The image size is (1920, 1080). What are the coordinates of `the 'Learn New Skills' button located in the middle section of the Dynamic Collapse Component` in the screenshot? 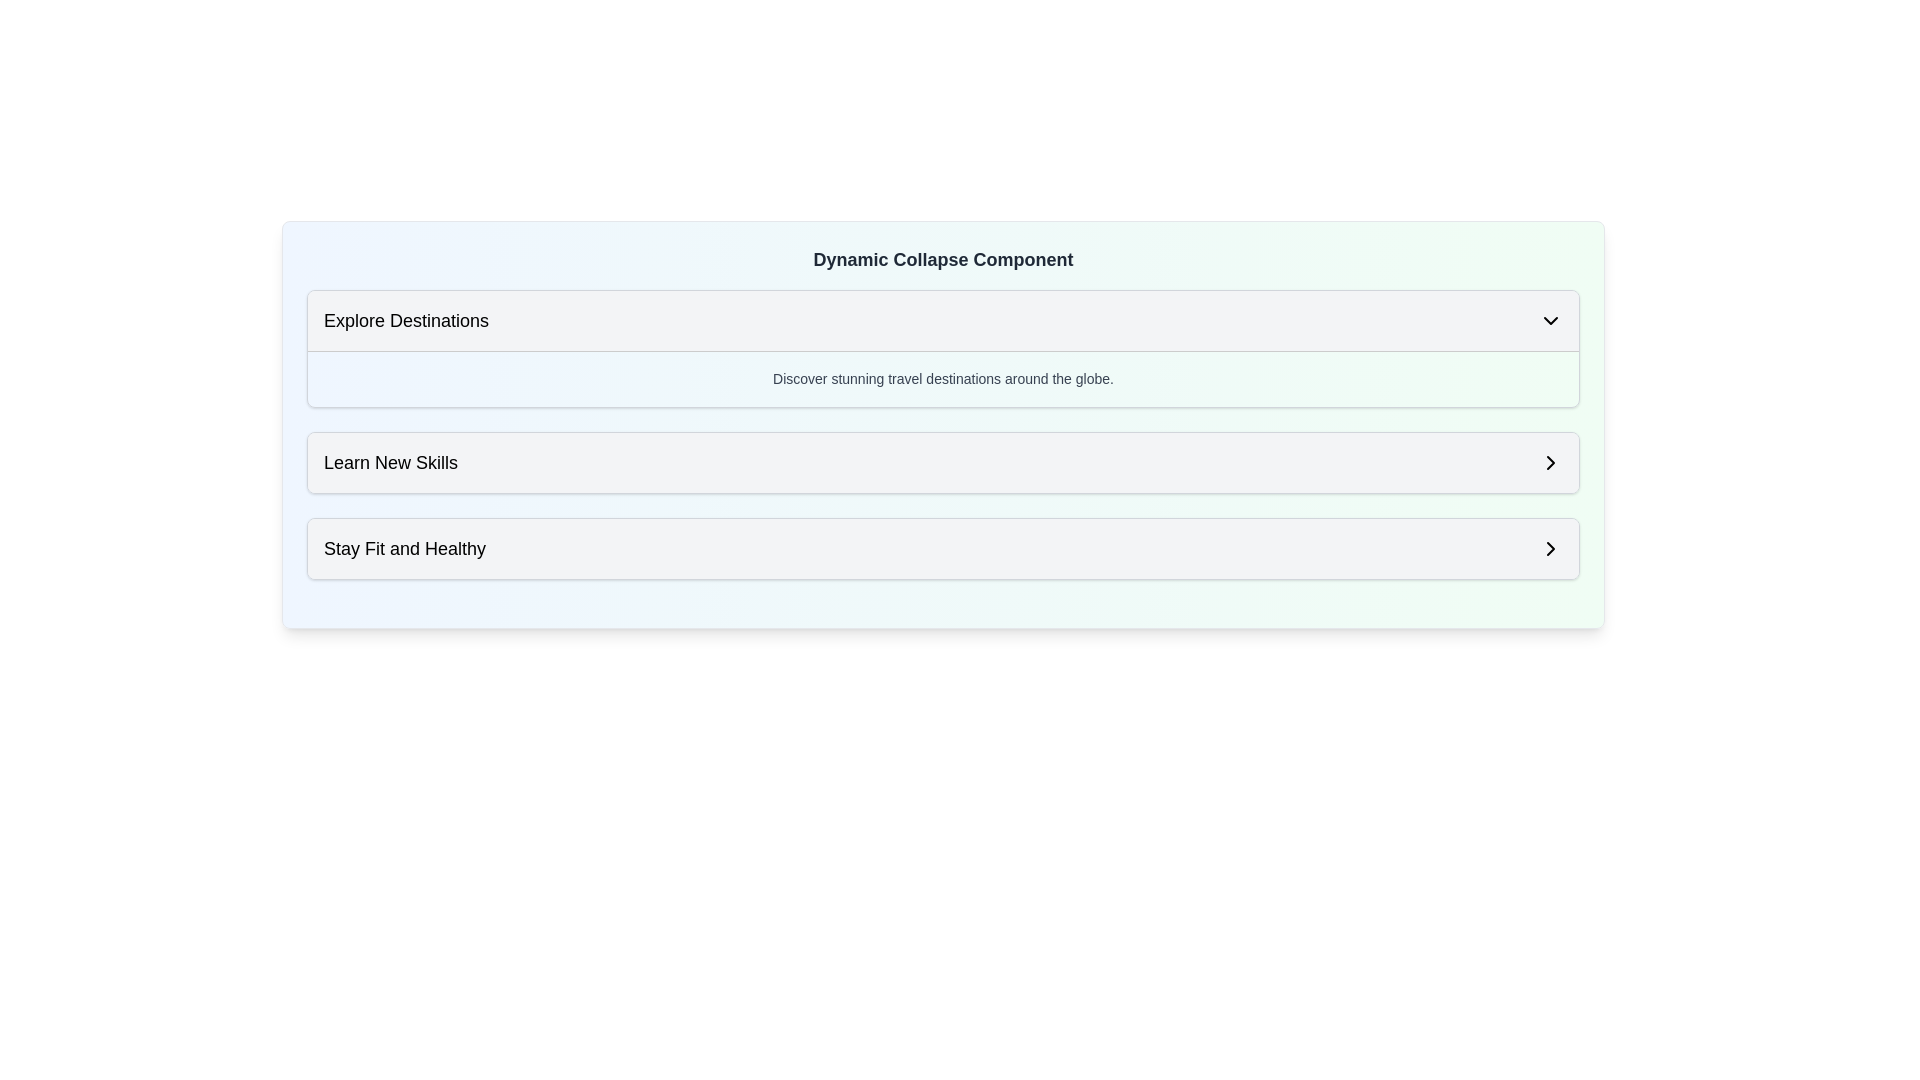 It's located at (942, 462).